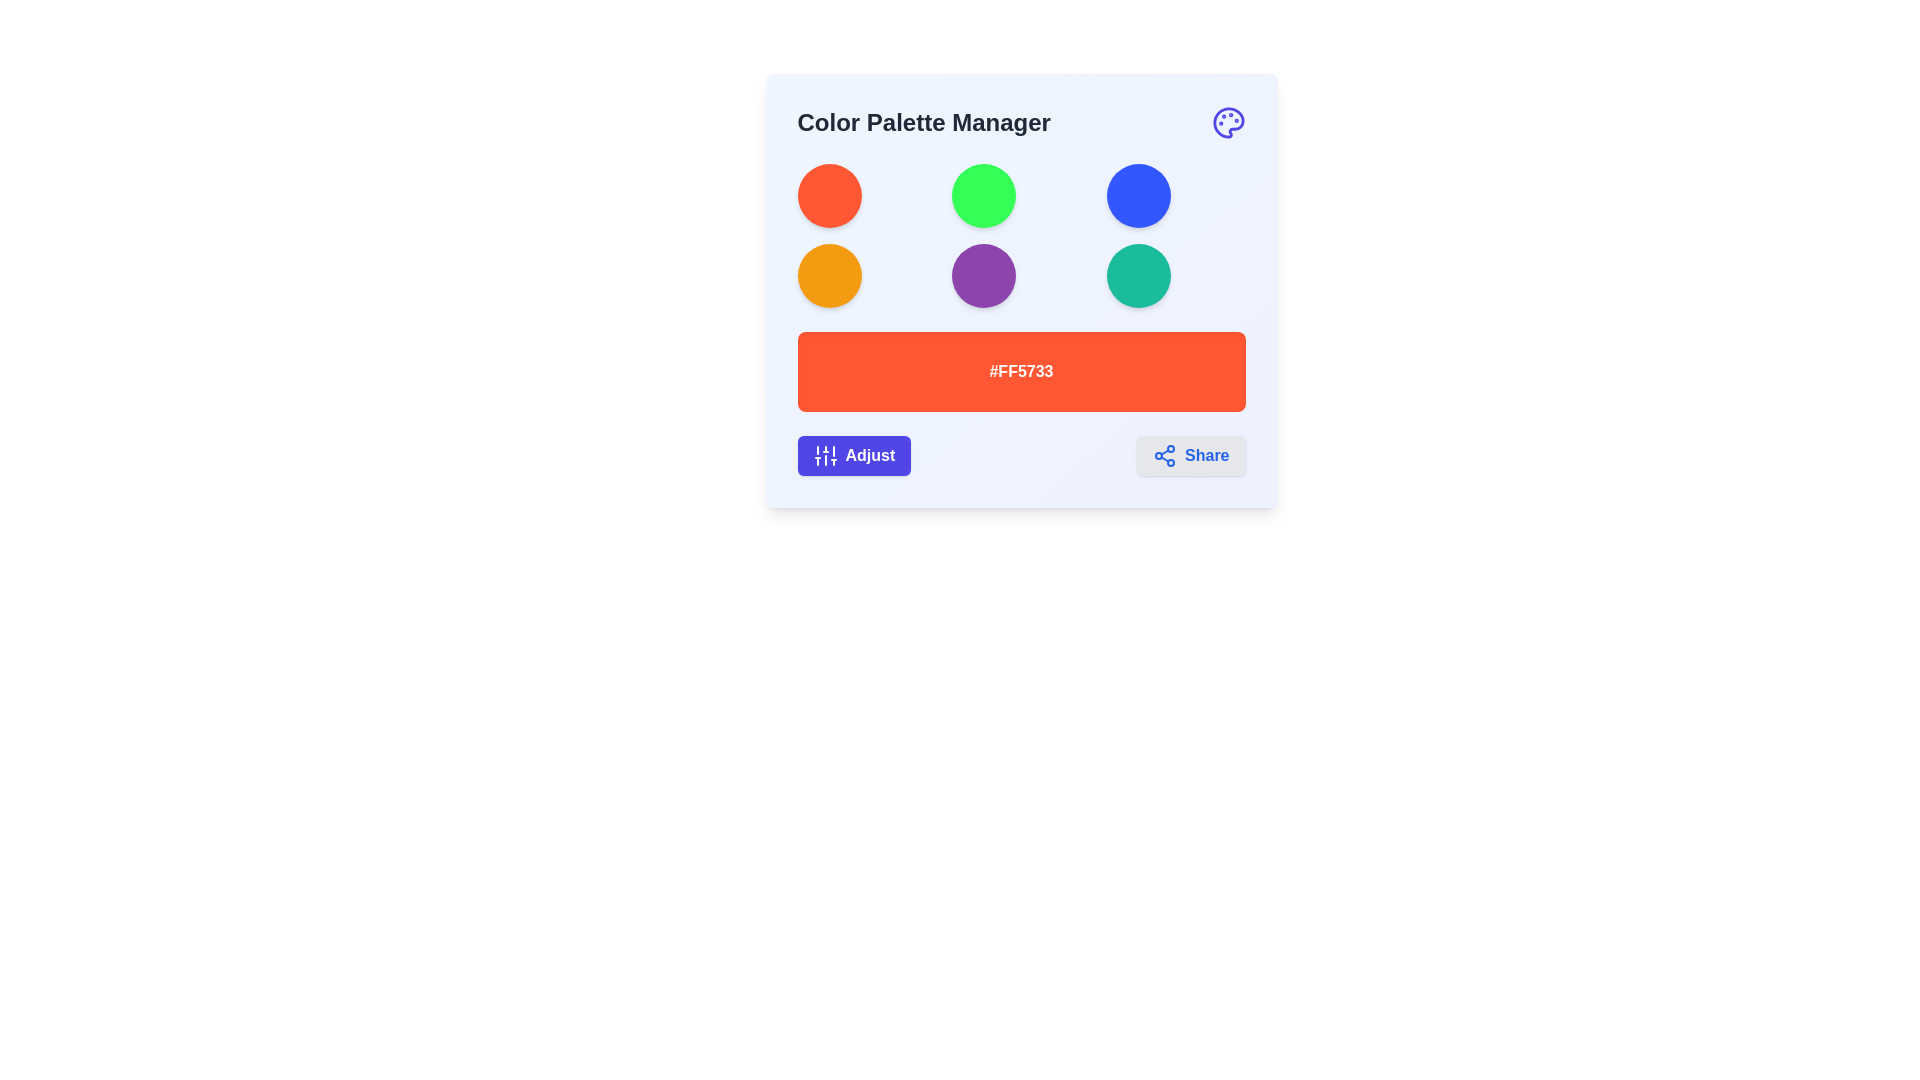  What do you see at coordinates (1227, 123) in the screenshot?
I see `the Decorative Icon Element located at the top right corner of the Color Palette Manager, which is the largest circular element in the palette icon` at bounding box center [1227, 123].